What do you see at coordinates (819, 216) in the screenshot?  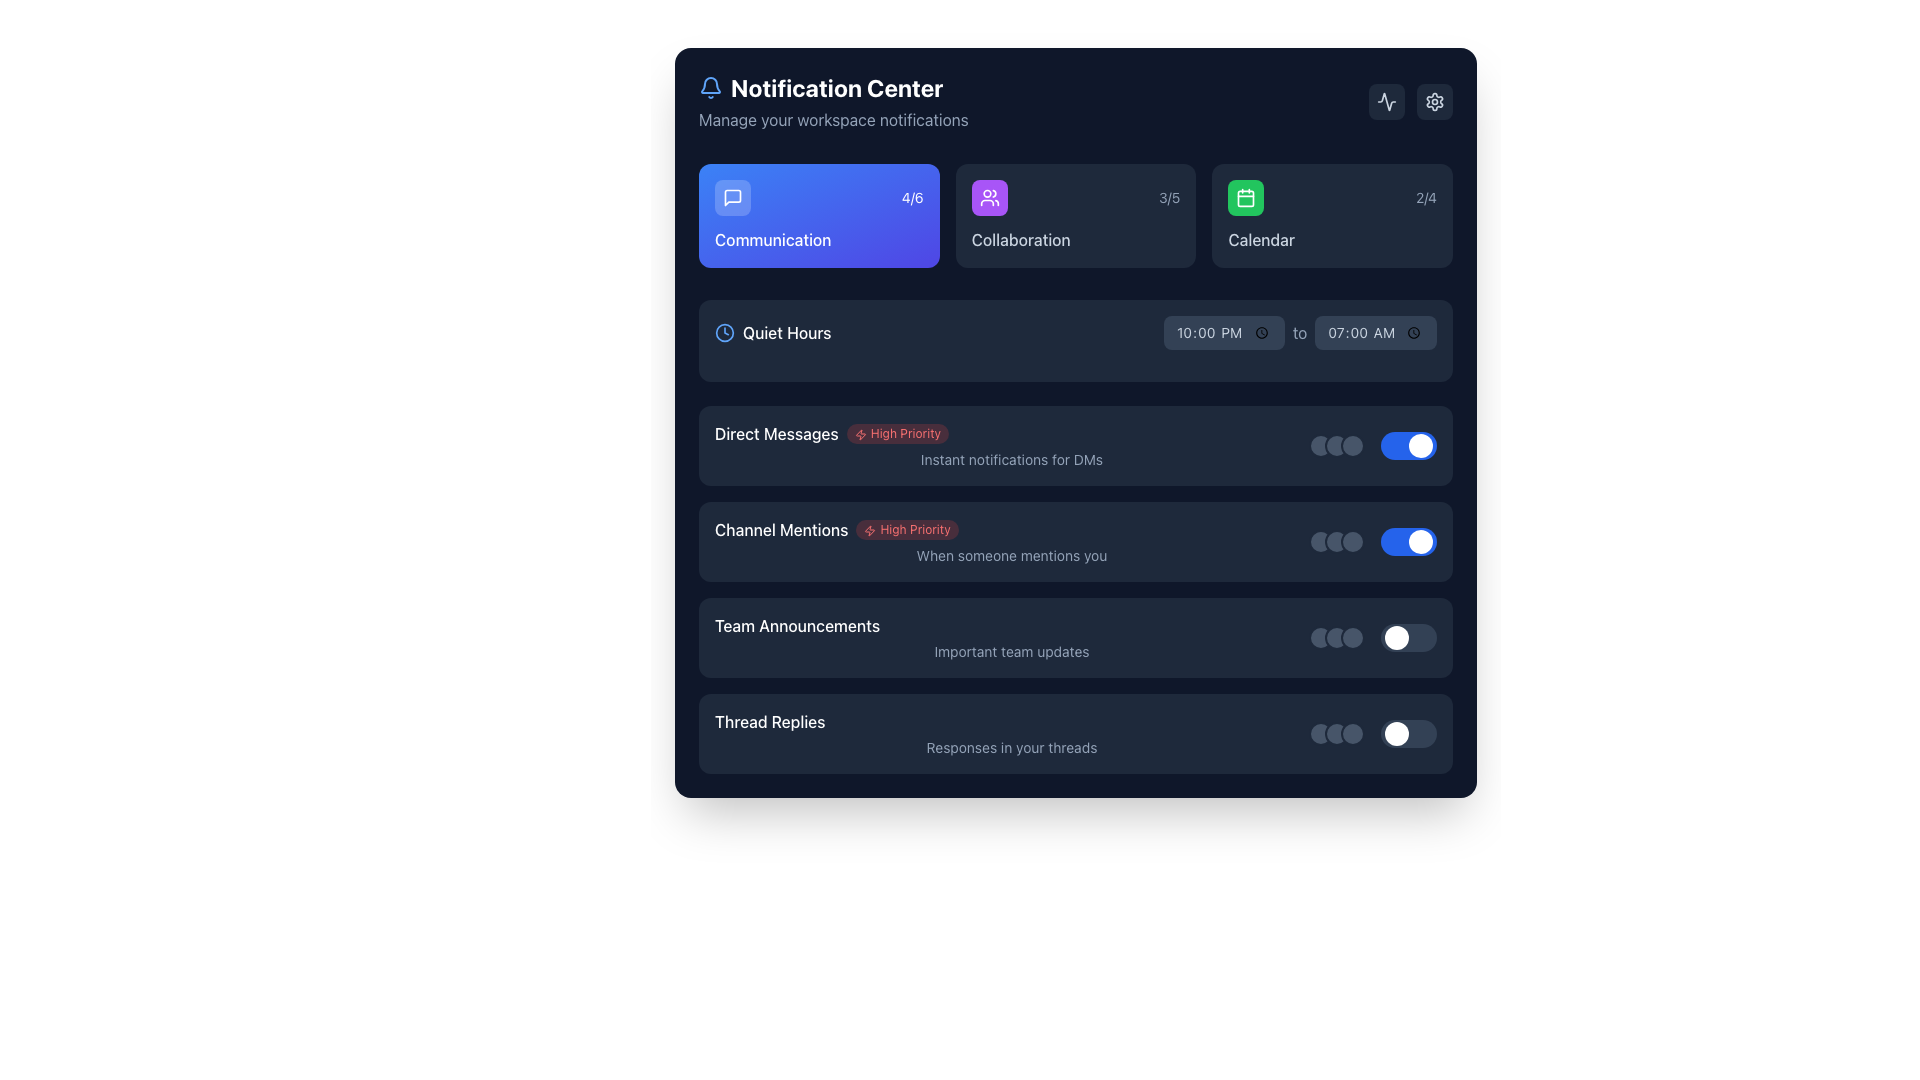 I see `the button located at the upper section of the interface, which is the first in a row of three buttons and positioned to the left of the 'Collaboration' button` at bounding box center [819, 216].